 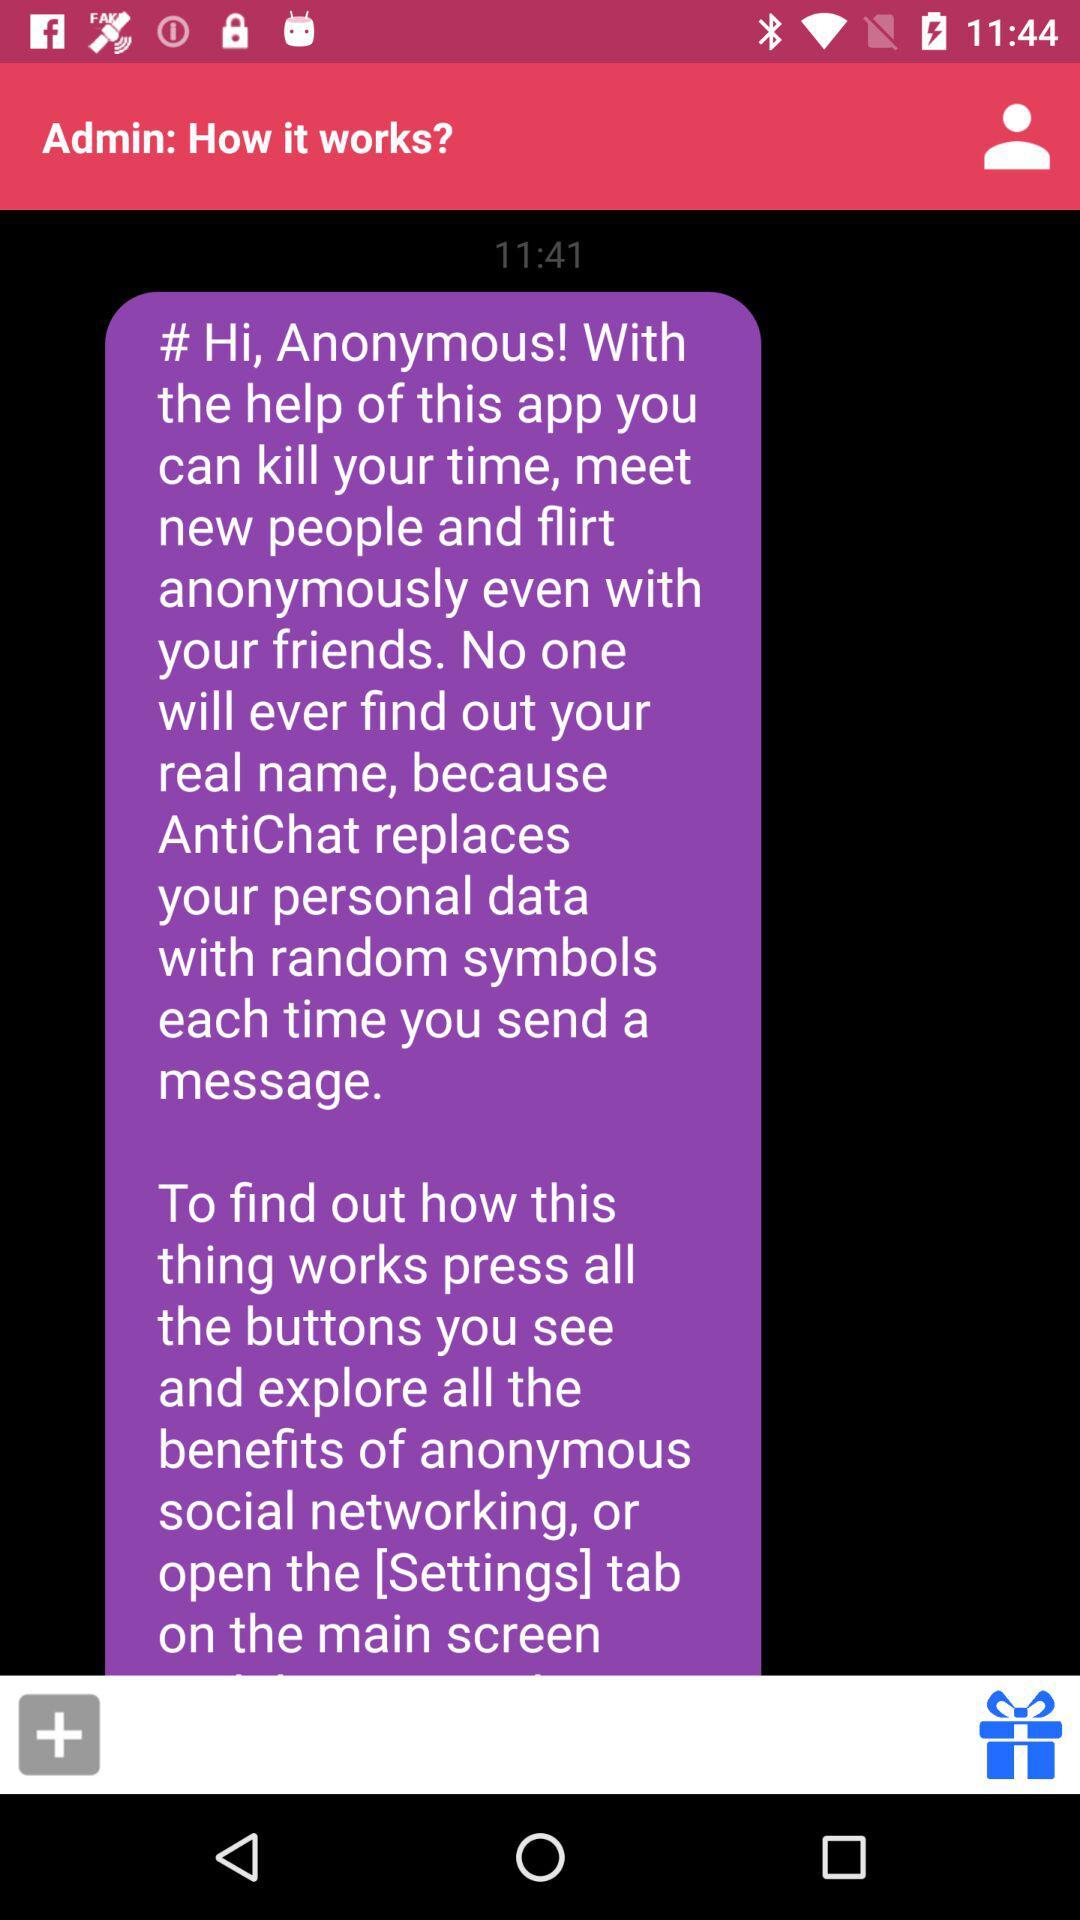 What do you see at coordinates (432, 983) in the screenshot?
I see `hi anonymous with at the center` at bounding box center [432, 983].